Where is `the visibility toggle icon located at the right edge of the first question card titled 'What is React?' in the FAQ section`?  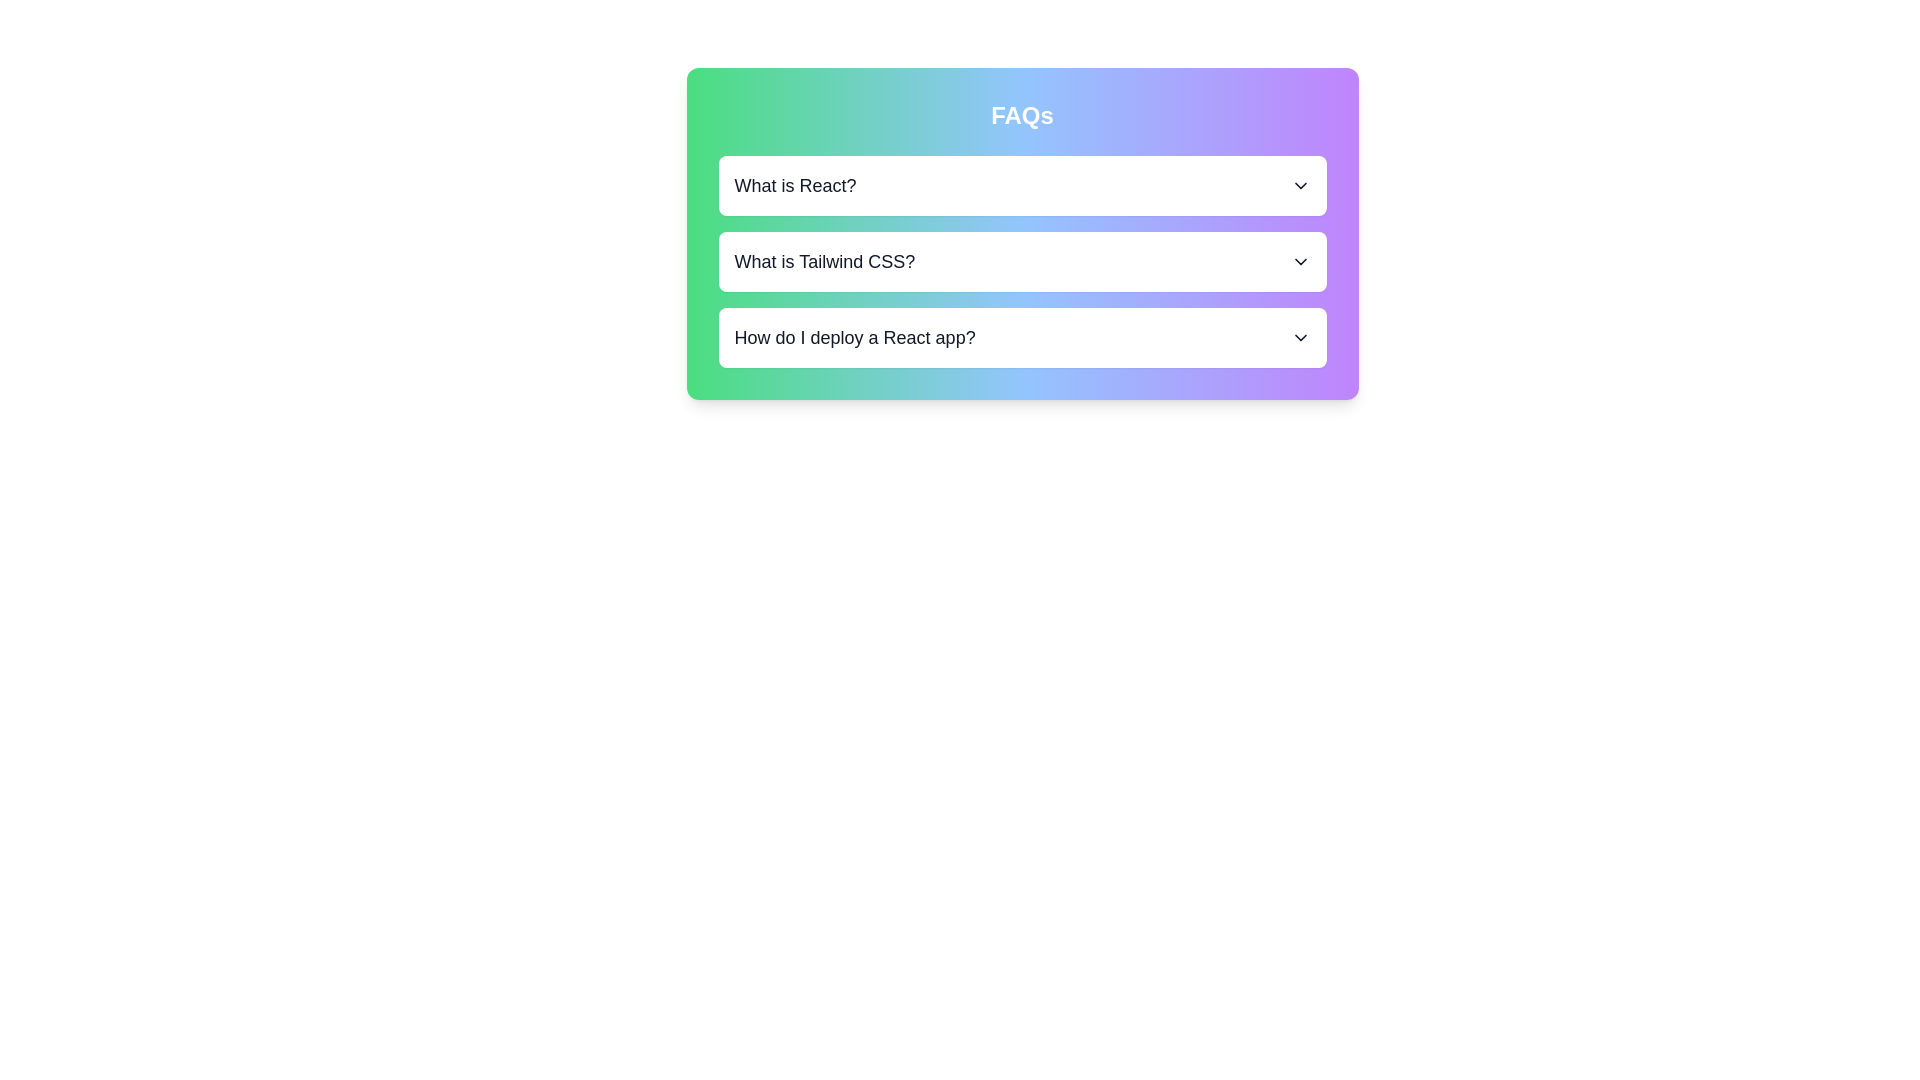
the visibility toggle icon located at the right edge of the first question card titled 'What is React?' in the FAQ section is located at coordinates (1300, 185).